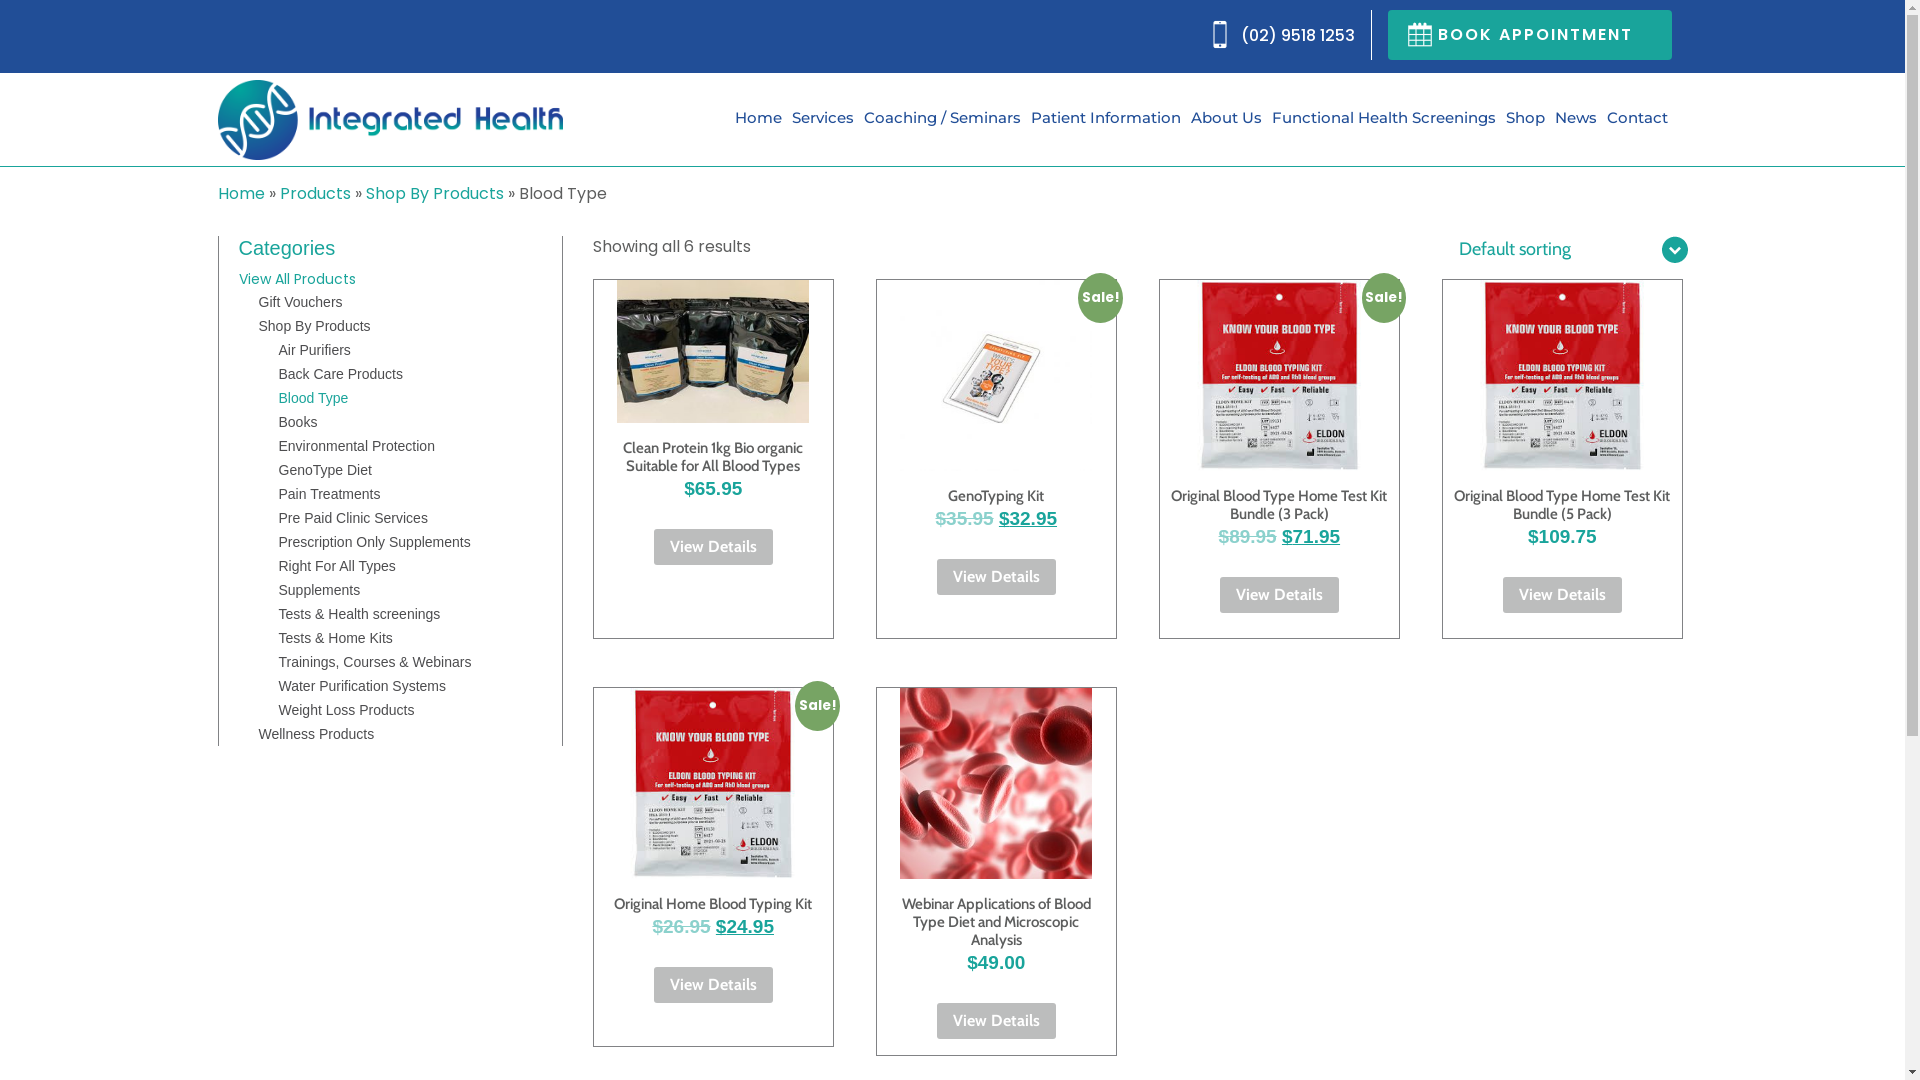 Image resolution: width=1920 pixels, height=1080 pixels. Describe the element at coordinates (361, 685) in the screenshot. I see `'Water Purification Systems'` at that location.